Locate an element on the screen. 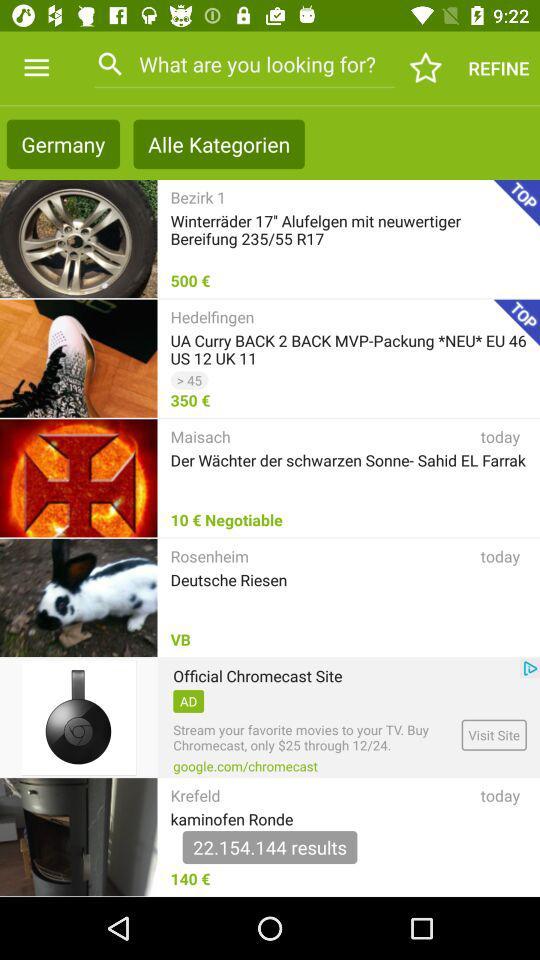  item next to stream your favorite icon is located at coordinates (493, 734).